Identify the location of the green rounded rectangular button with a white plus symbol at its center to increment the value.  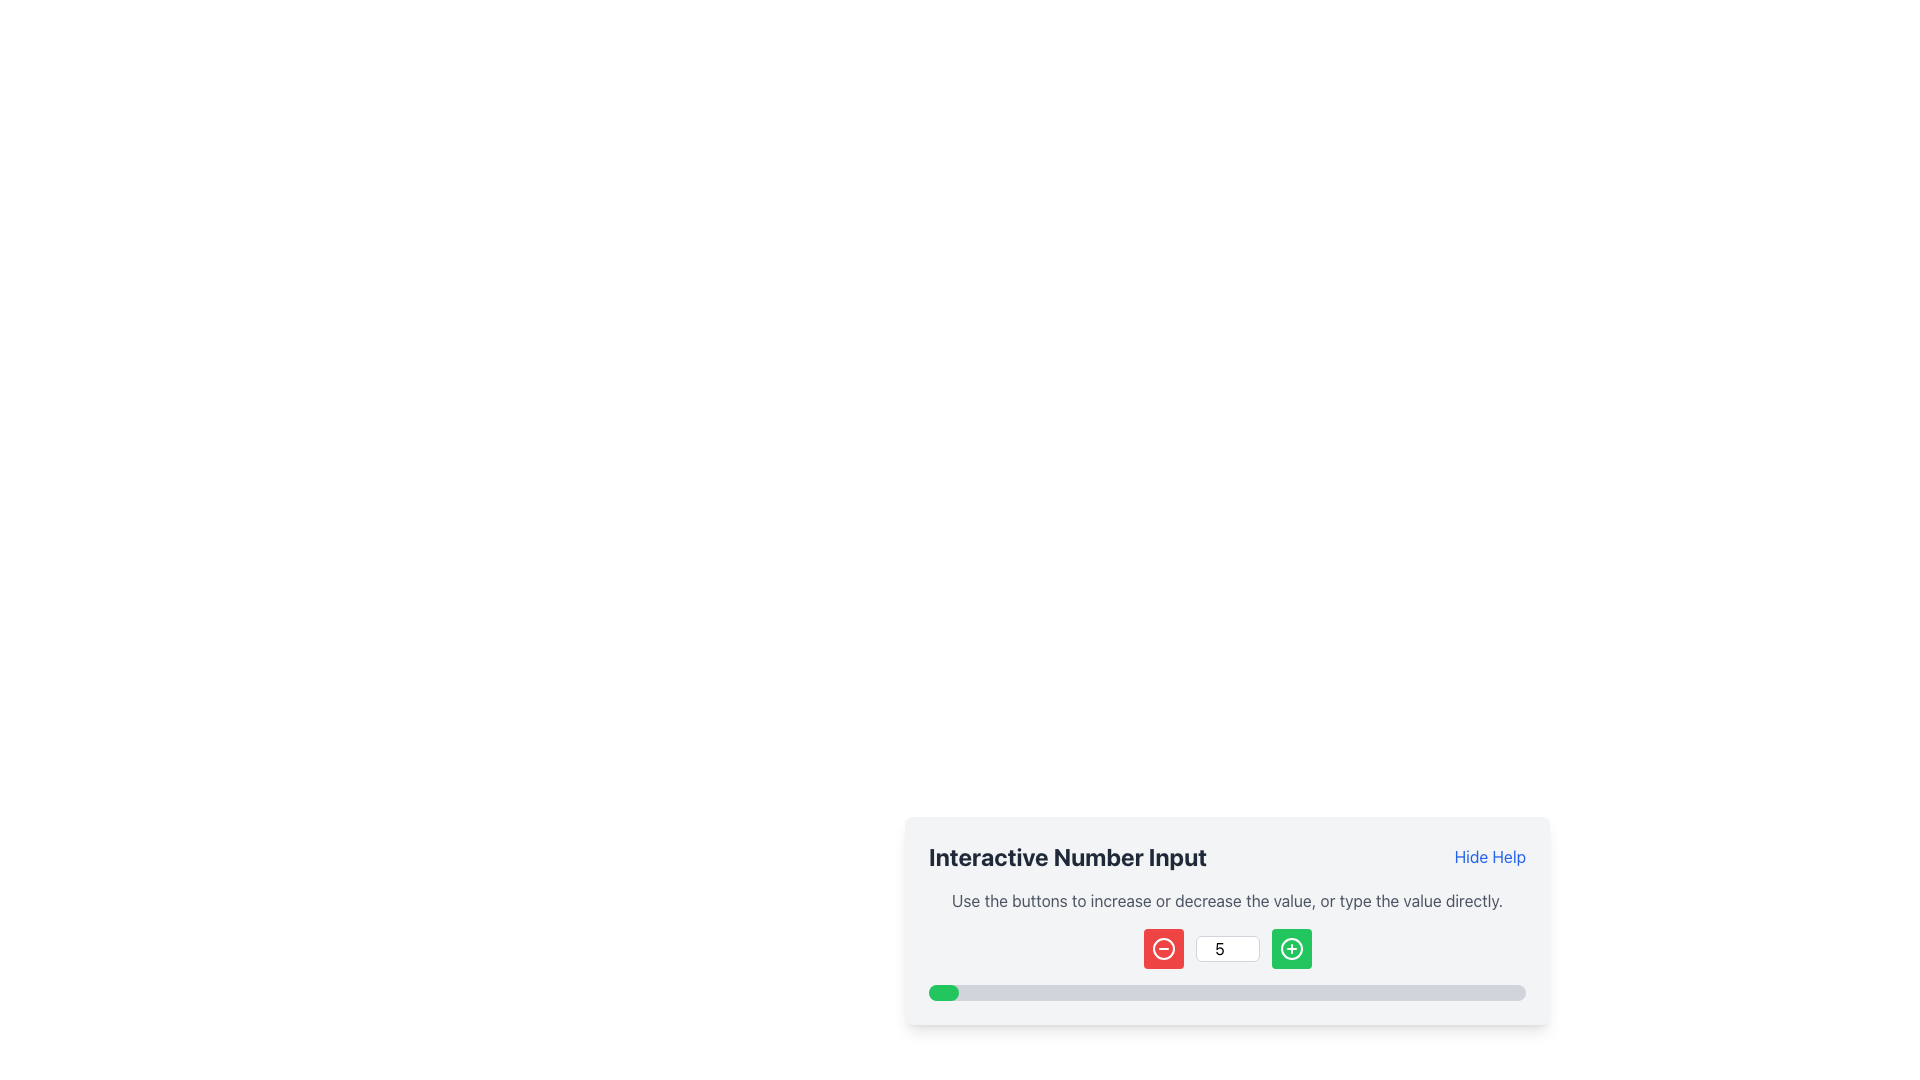
(1291, 947).